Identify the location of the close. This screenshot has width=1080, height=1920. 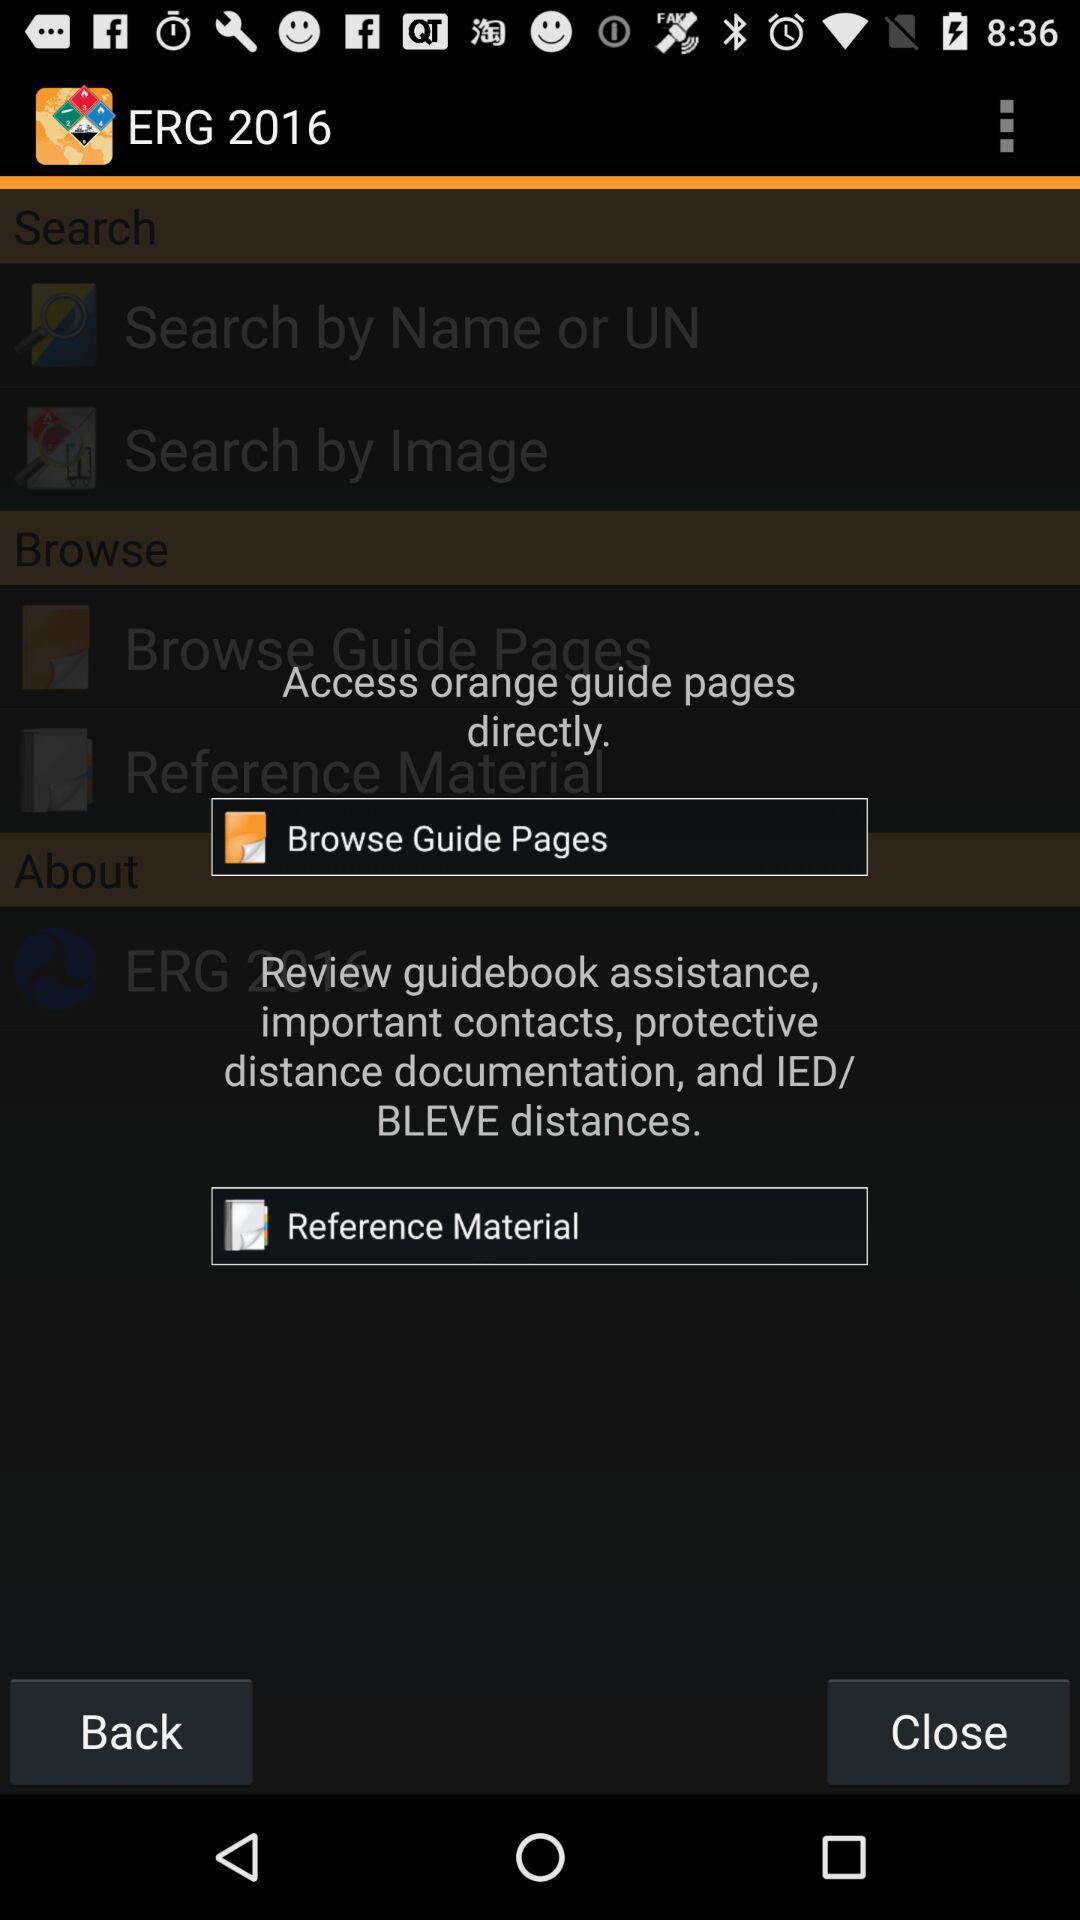
(947, 1730).